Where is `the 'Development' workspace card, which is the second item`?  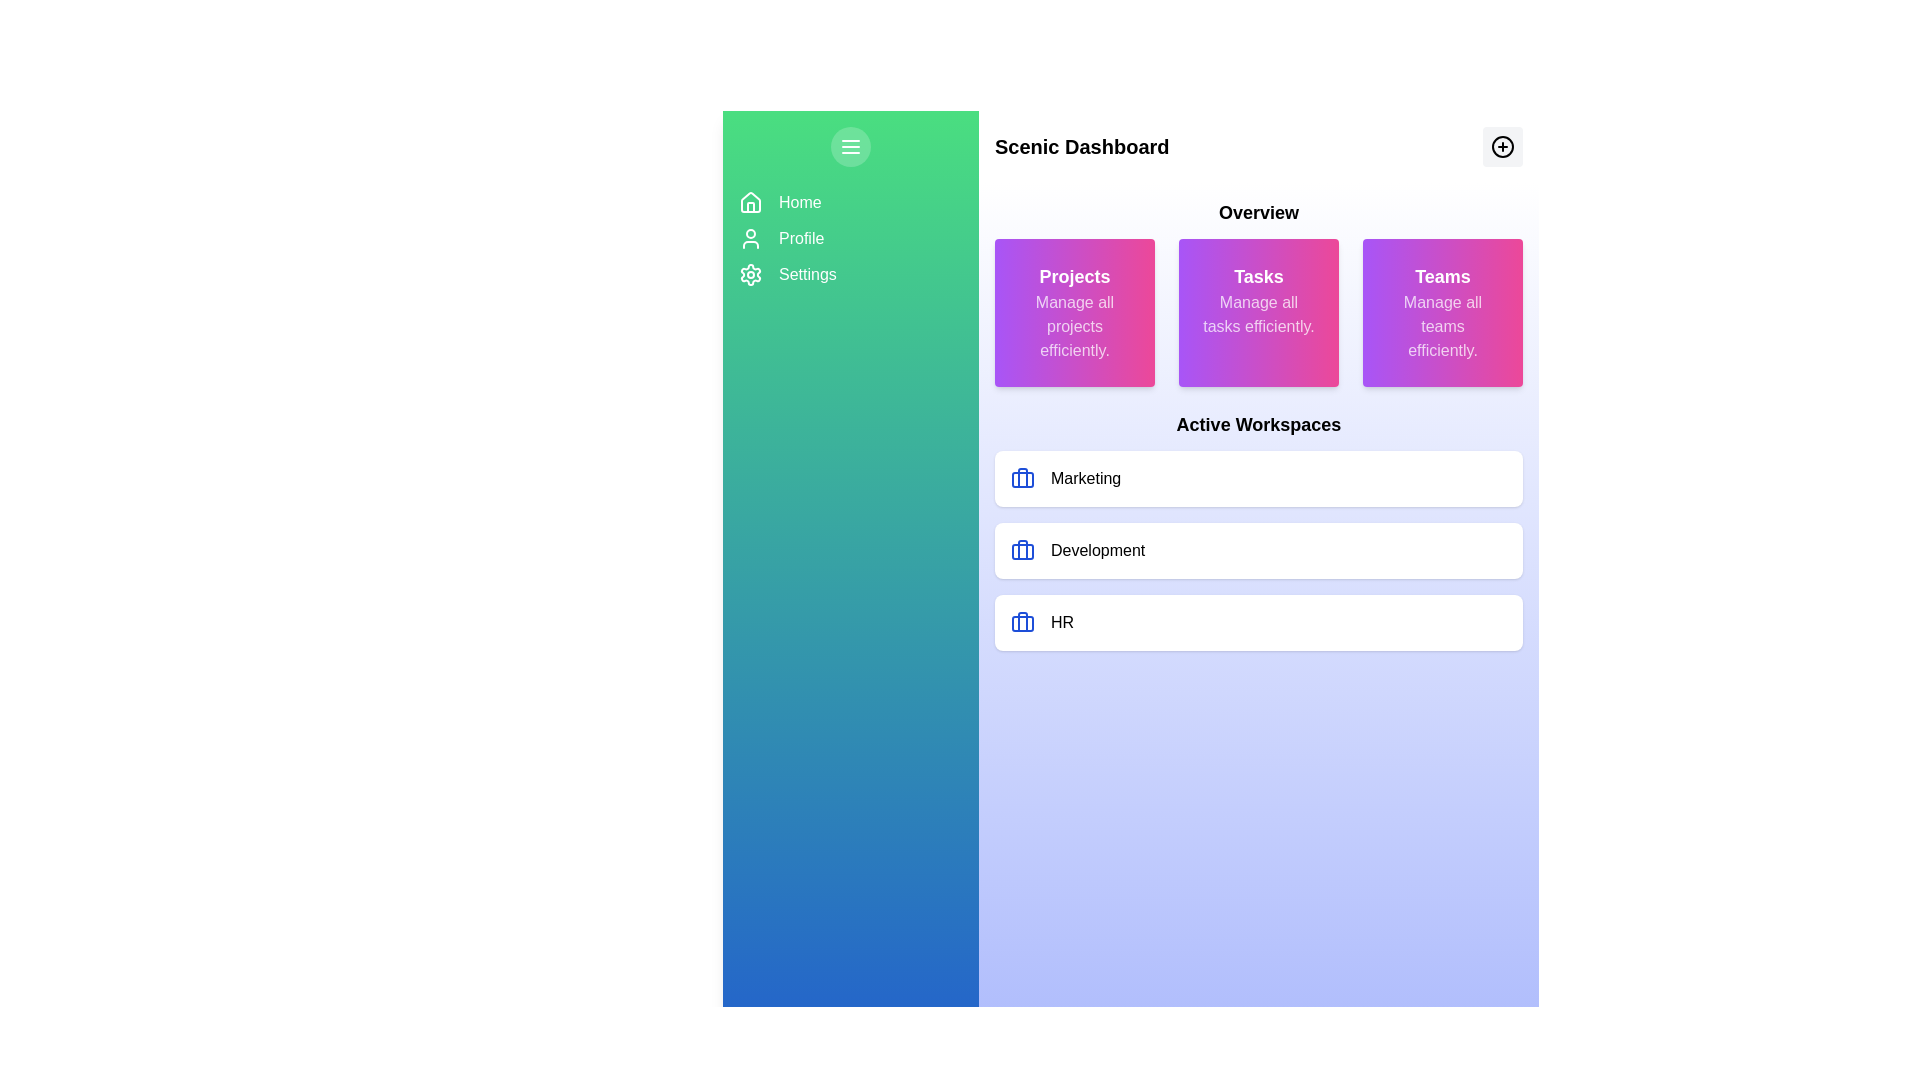
the 'Development' workspace card, which is the second item is located at coordinates (1257, 551).